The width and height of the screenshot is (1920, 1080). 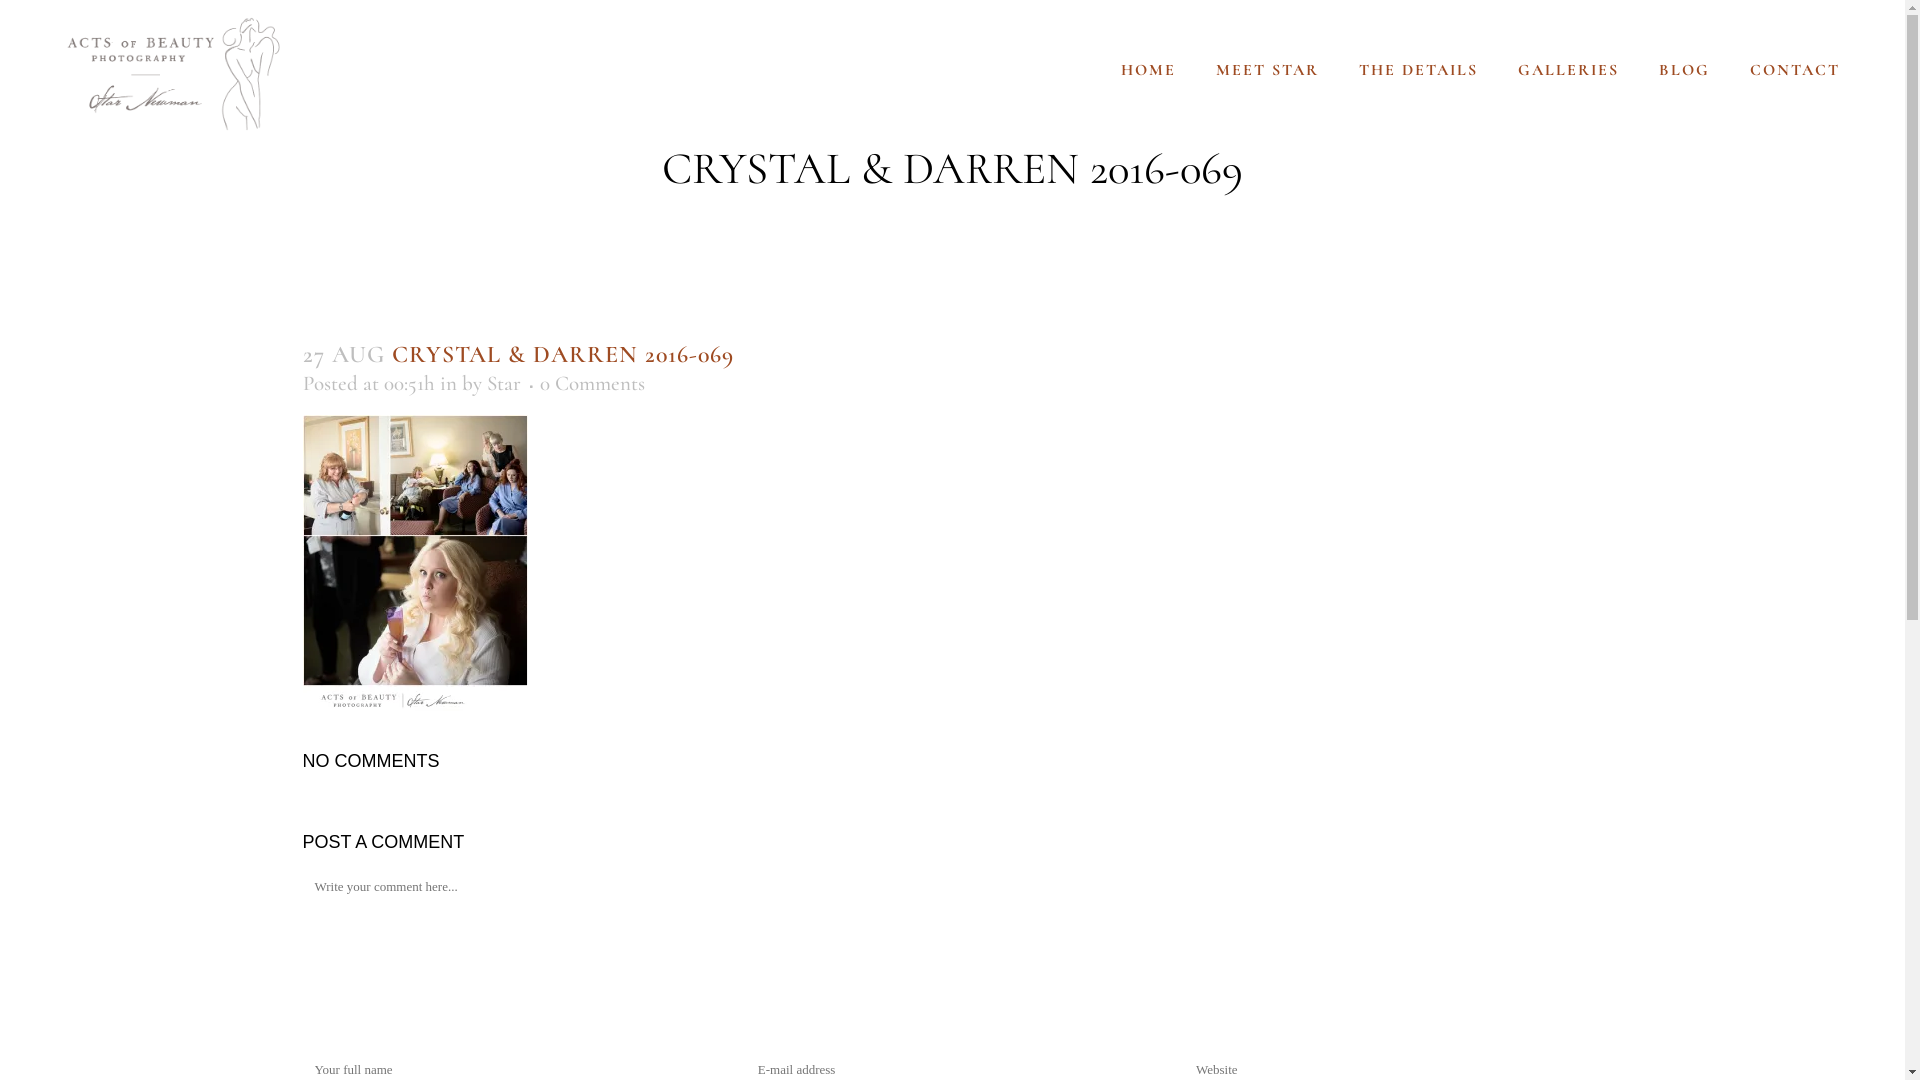 What do you see at coordinates (1266, 68) in the screenshot?
I see `'MEET STAR'` at bounding box center [1266, 68].